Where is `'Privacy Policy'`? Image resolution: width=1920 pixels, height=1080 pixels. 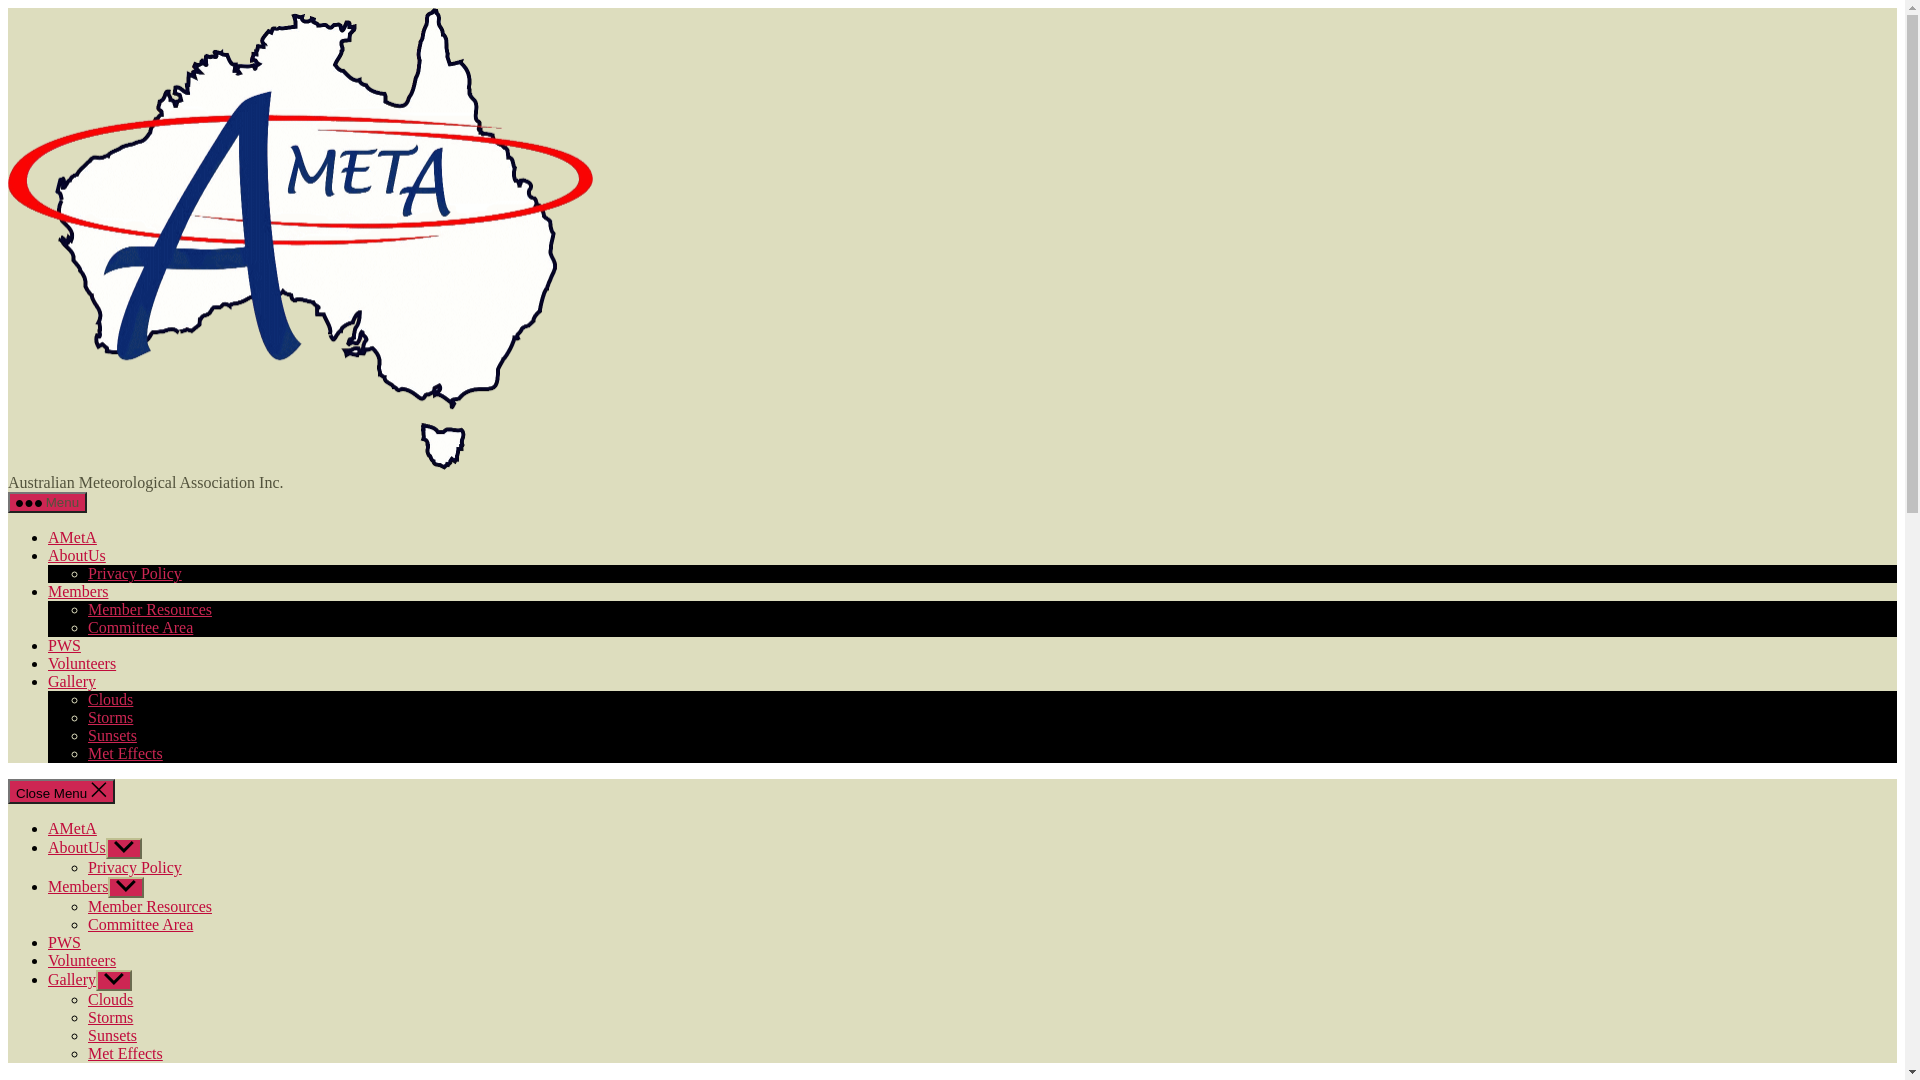
'Privacy Policy' is located at coordinates (133, 573).